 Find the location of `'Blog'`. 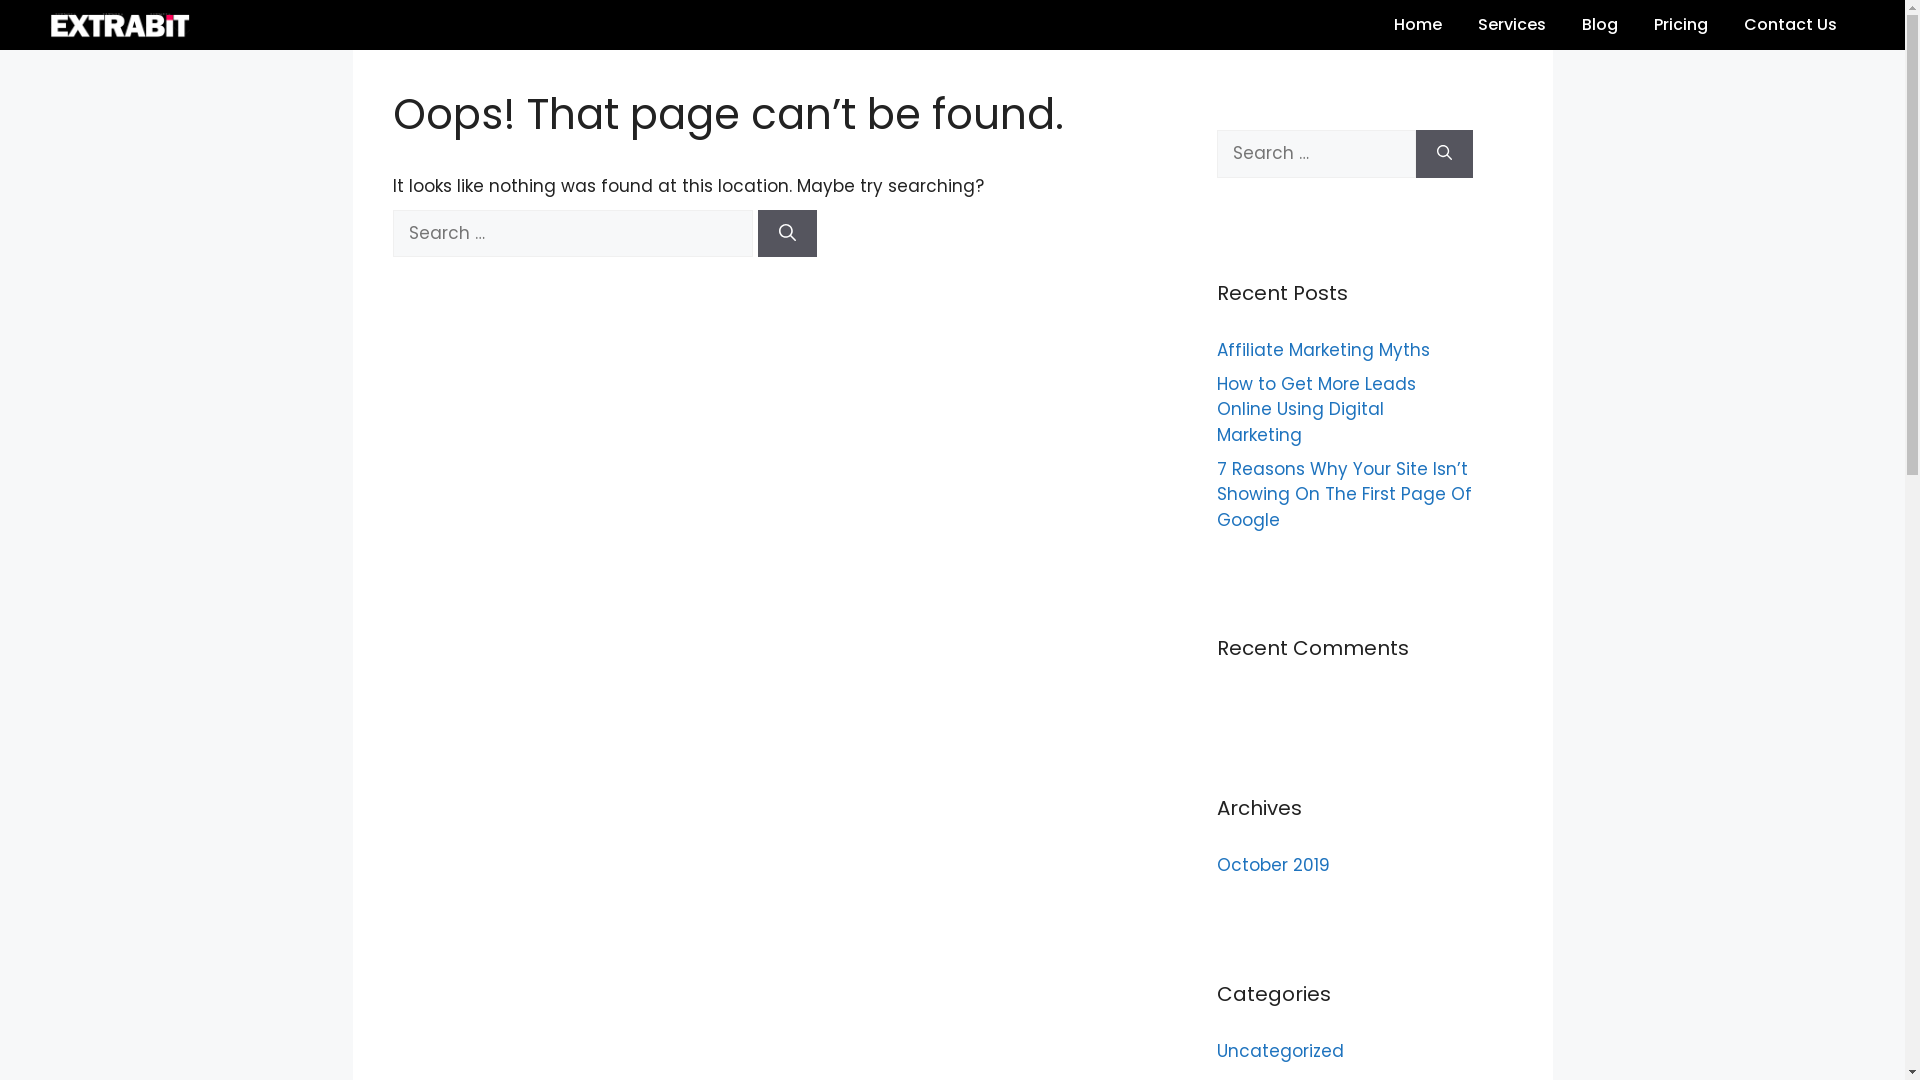

'Blog' is located at coordinates (1598, 24).